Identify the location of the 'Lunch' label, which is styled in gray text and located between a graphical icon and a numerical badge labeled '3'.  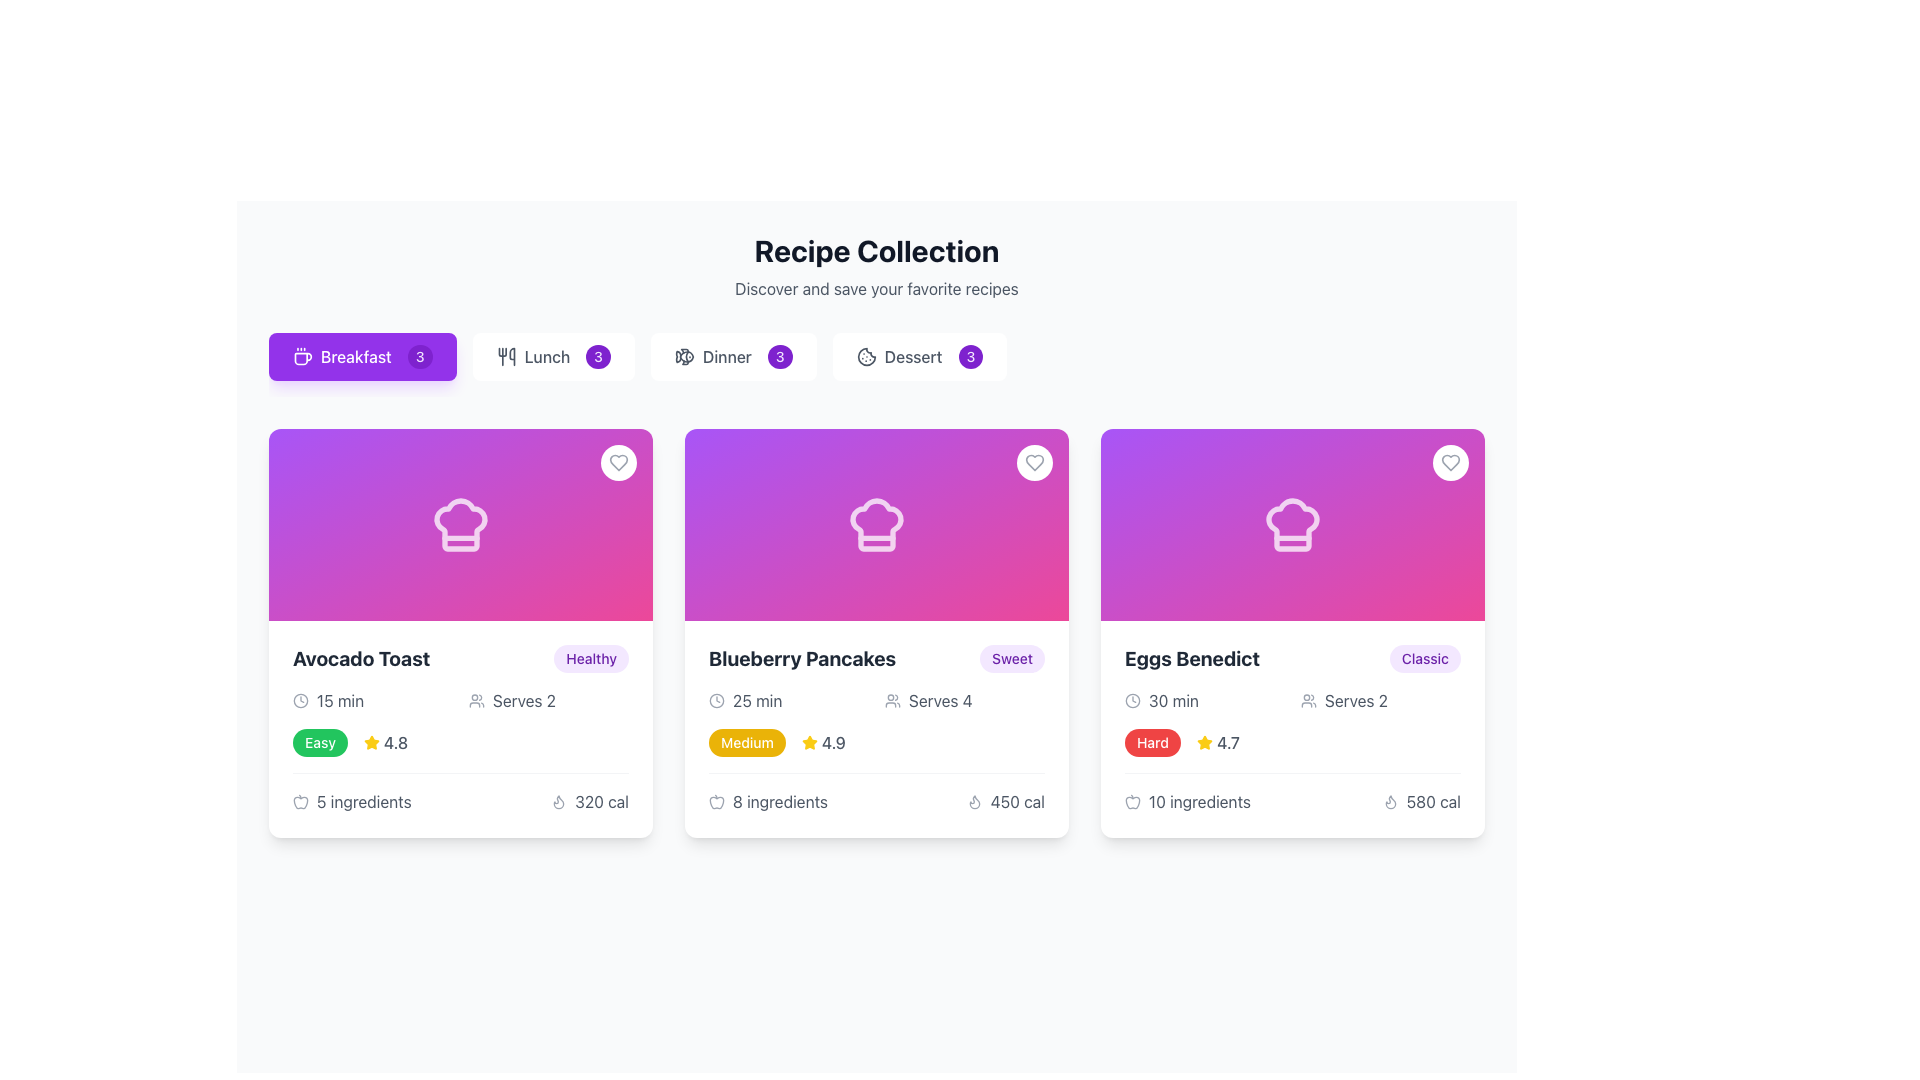
(547, 356).